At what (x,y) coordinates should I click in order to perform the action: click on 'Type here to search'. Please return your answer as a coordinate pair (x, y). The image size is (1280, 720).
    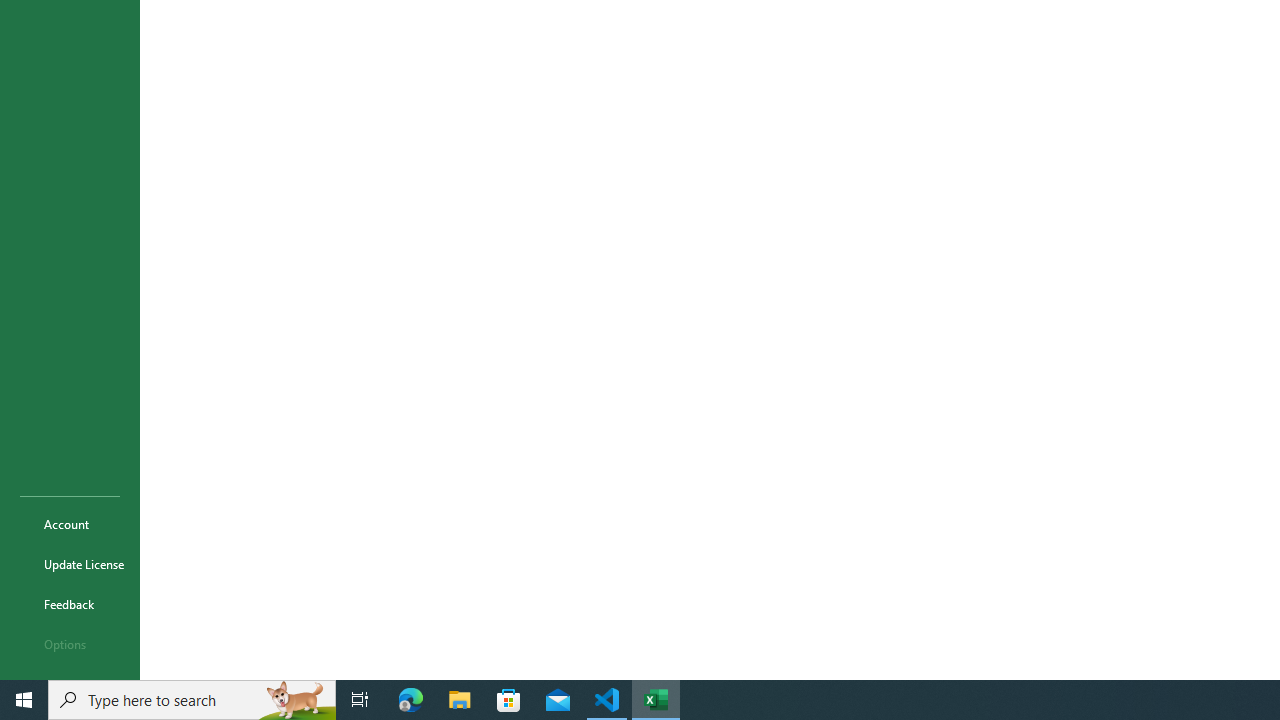
    Looking at the image, I should click on (192, 698).